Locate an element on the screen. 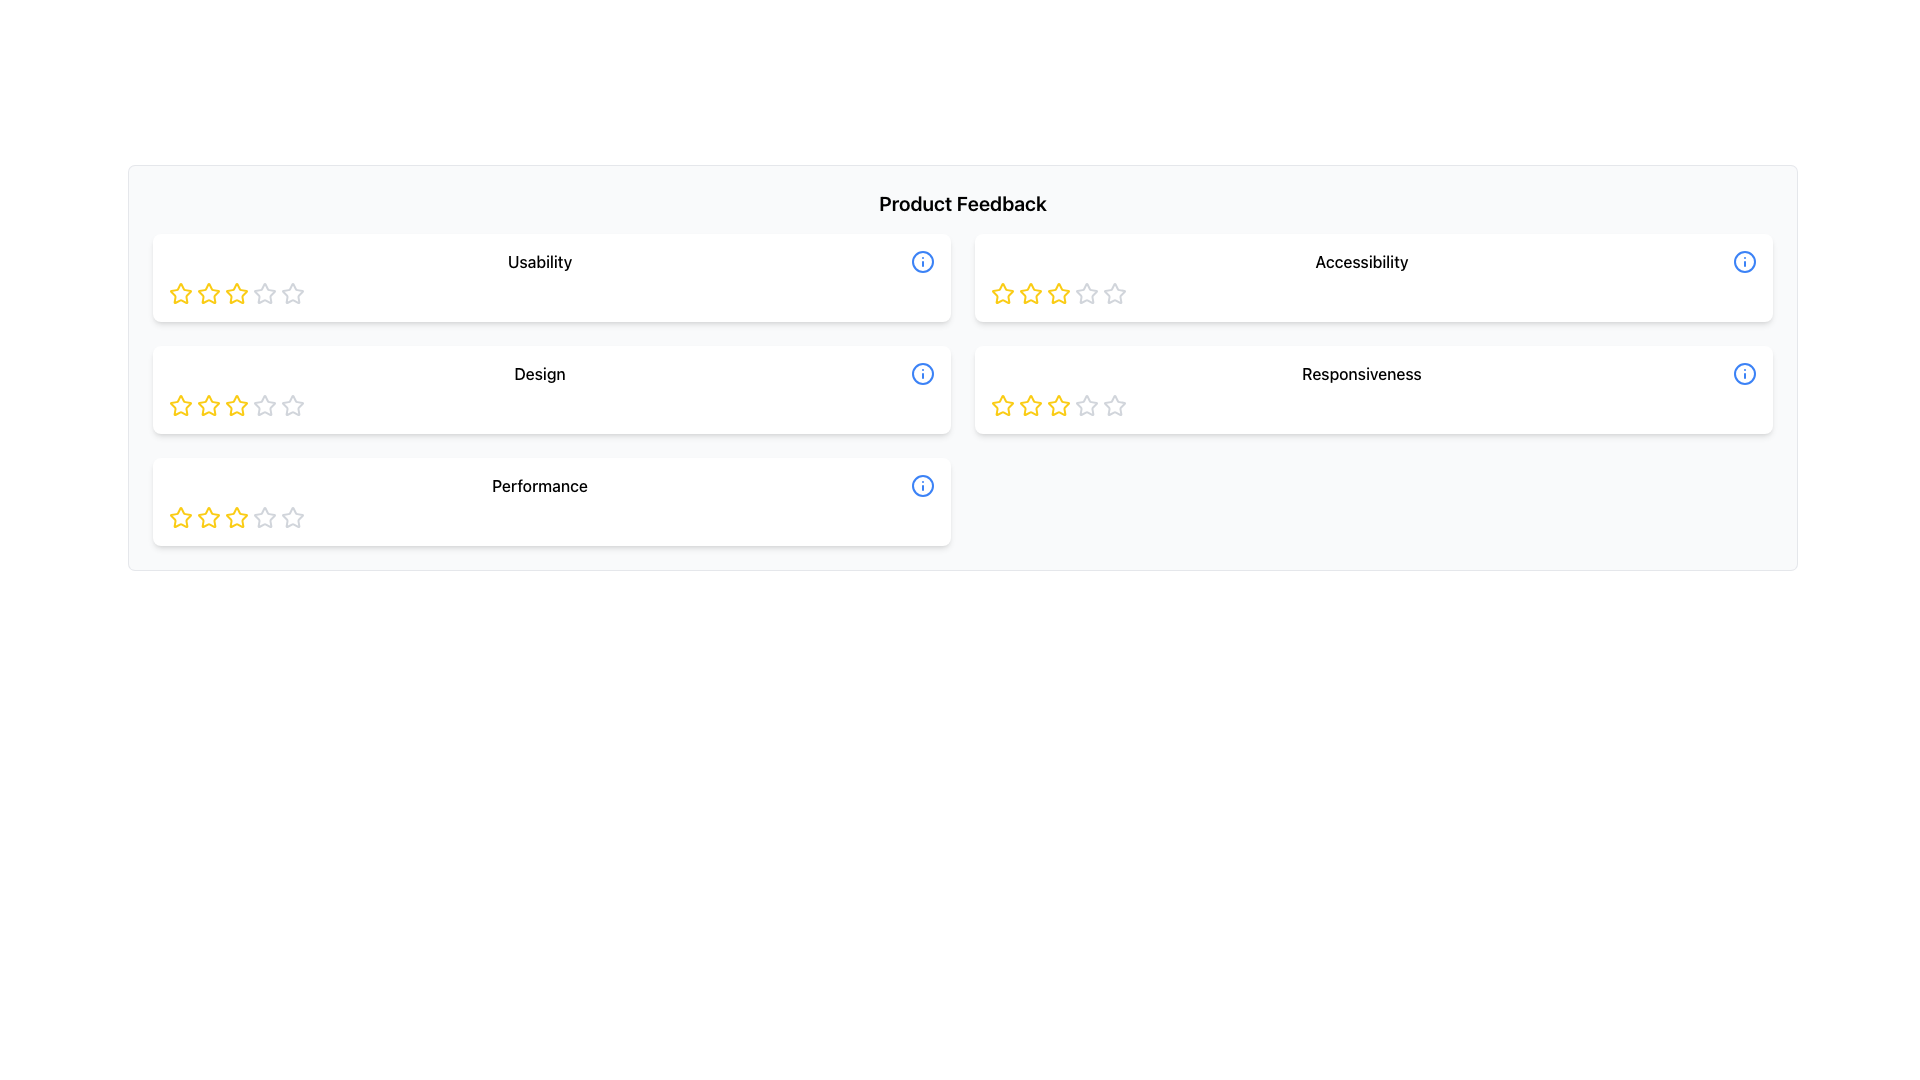 Image resolution: width=1920 pixels, height=1080 pixels. the fifth gray star icon in the Accessibility section of the Product Feedback interface, which has a hollow appearance and is part of a rating widget is located at coordinates (1113, 293).